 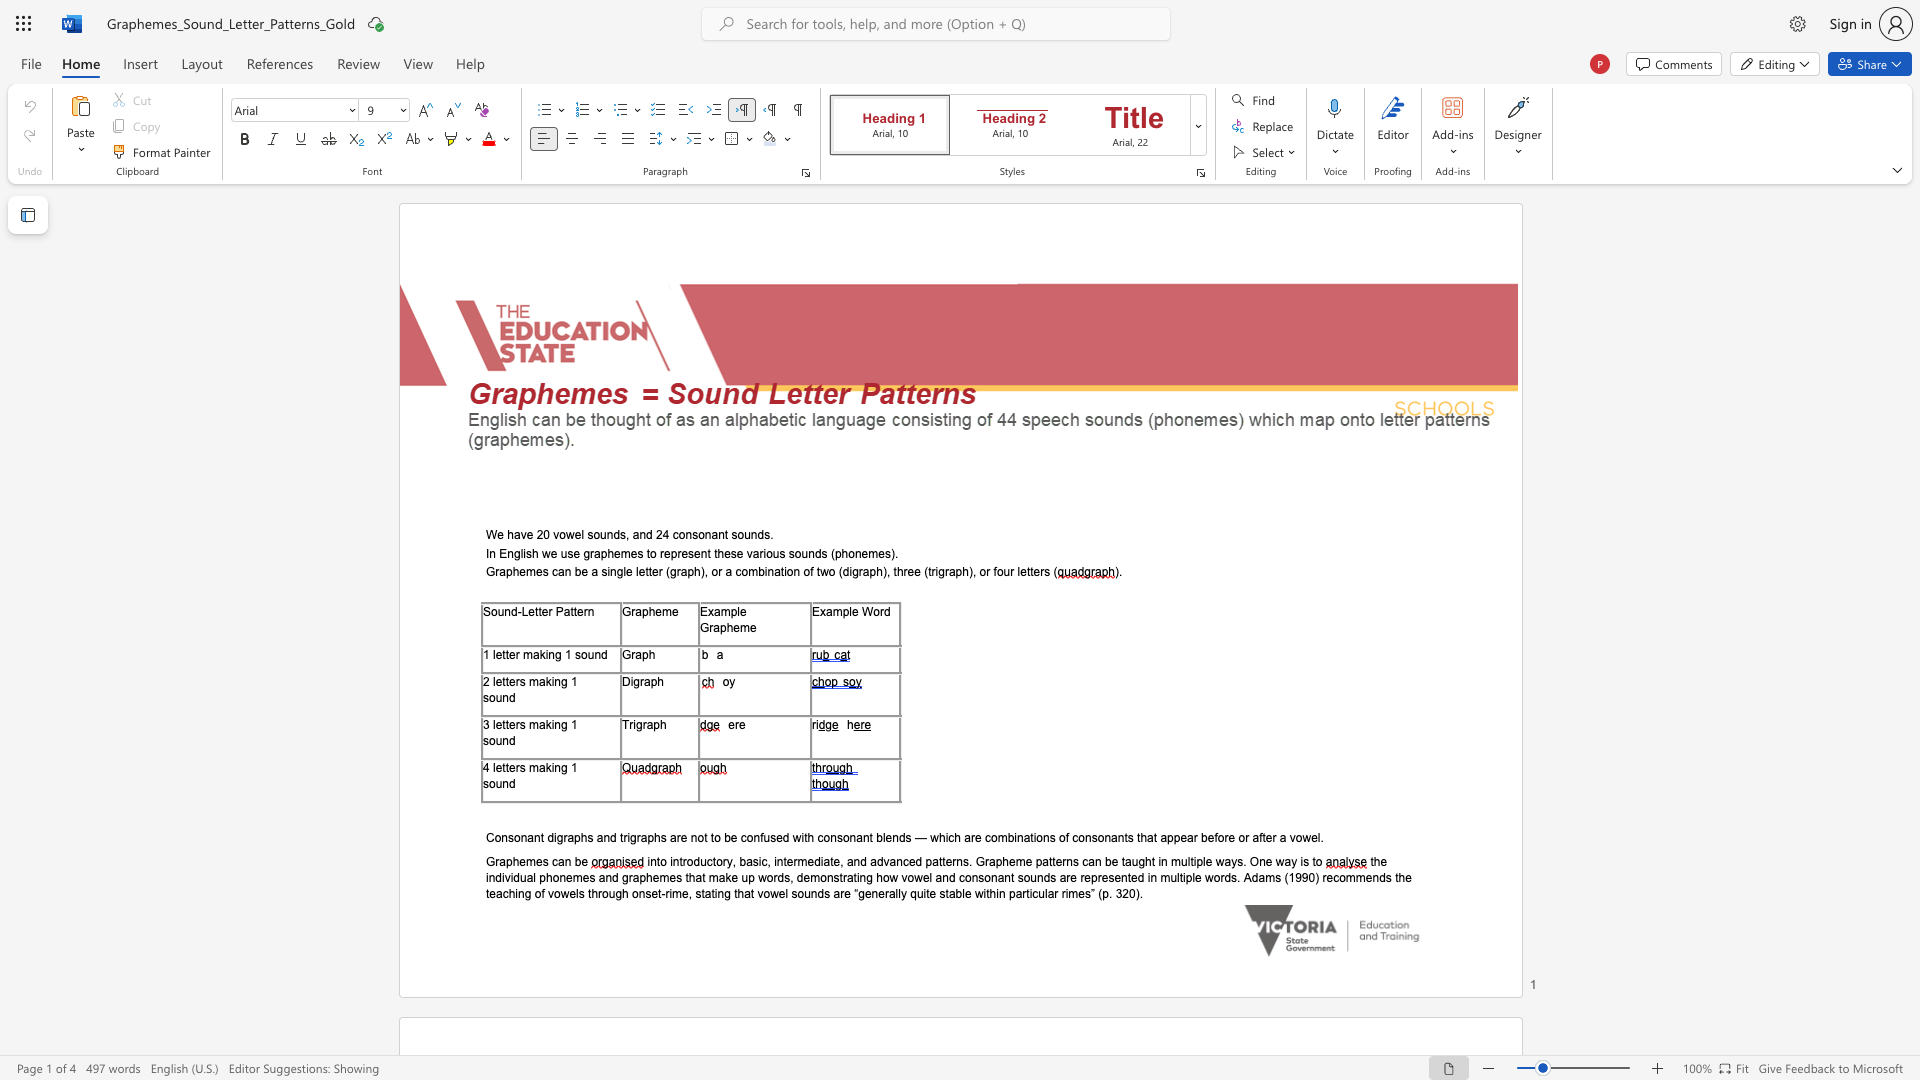 I want to click on the subset text "nstratin" within the text "demonstrating", so click(x=826, y=876).